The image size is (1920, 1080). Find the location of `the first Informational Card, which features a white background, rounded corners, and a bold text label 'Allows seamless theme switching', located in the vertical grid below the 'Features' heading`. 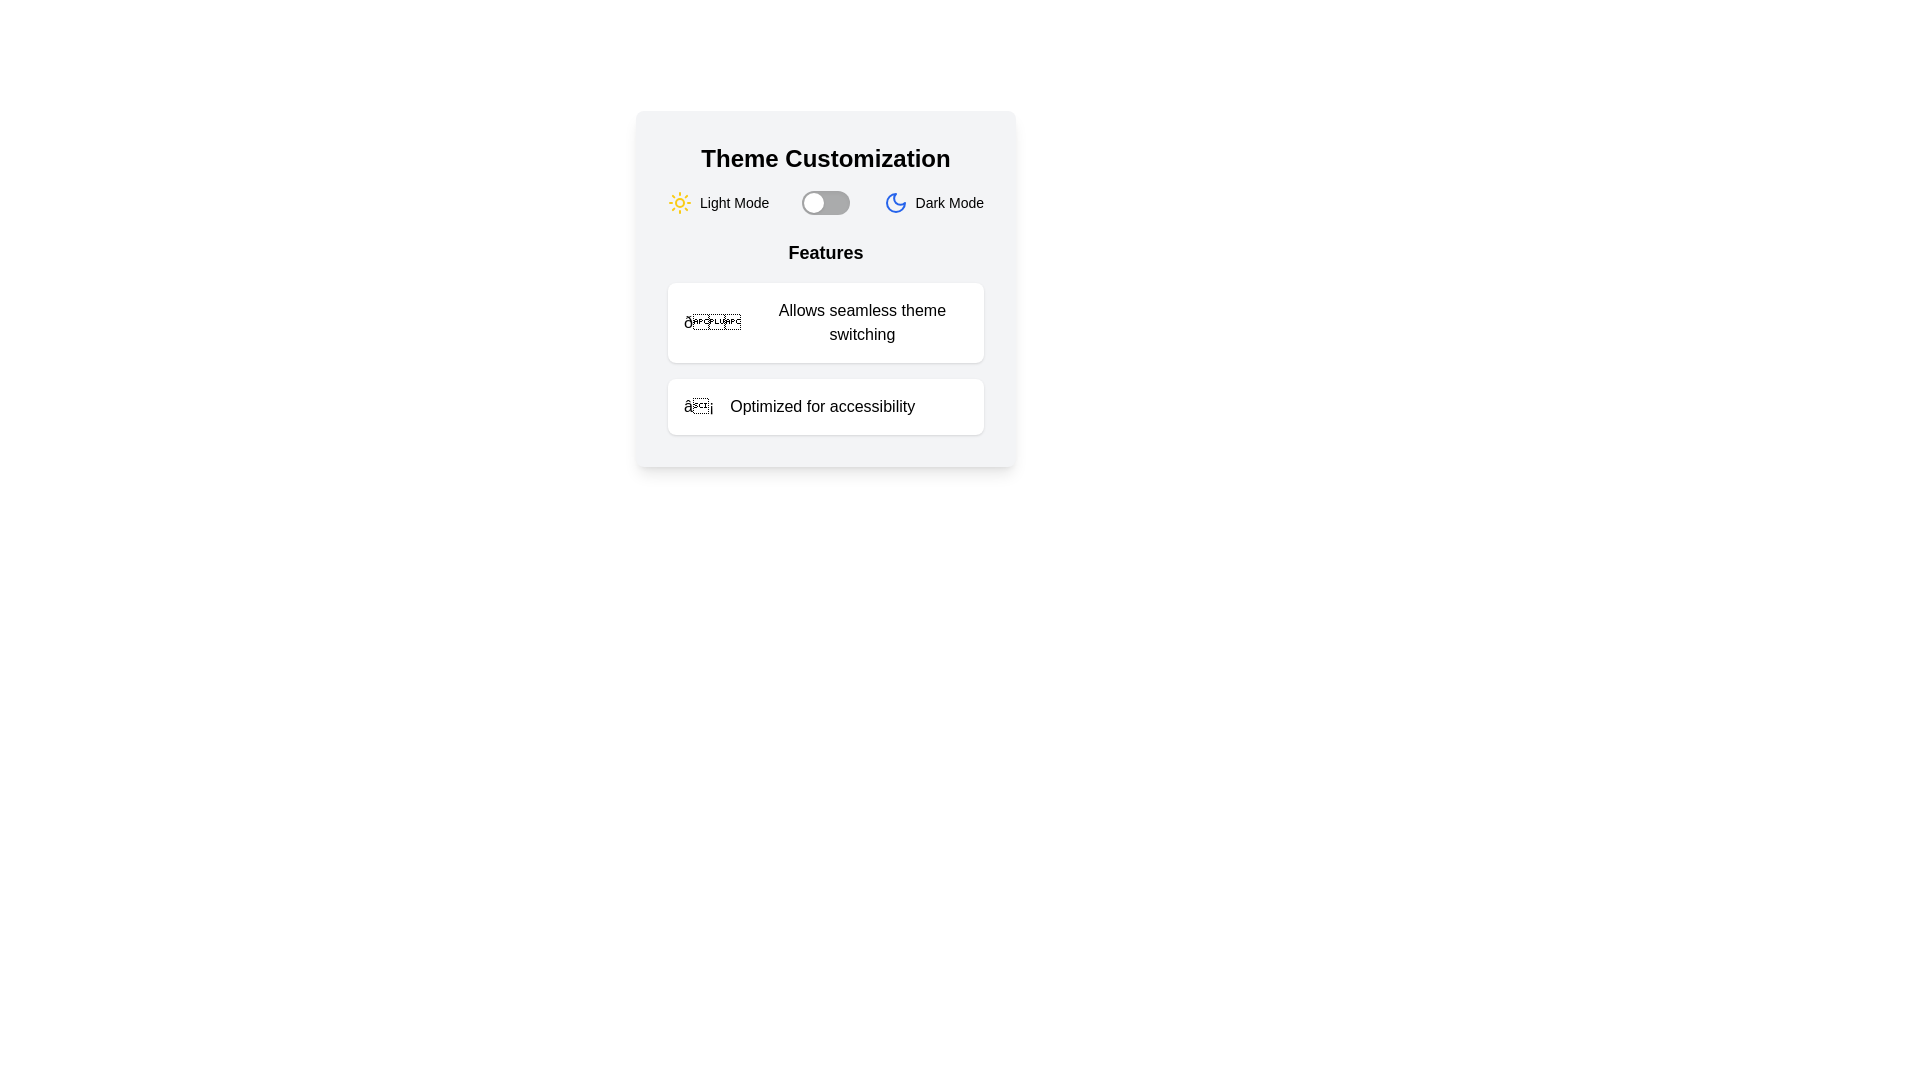

the first Informational Card, which features a white background, rounded corners, and a bold text label 'Allows seamless theme switching', located in the vertical grid below the 'Features' heading is located at coordinates (825, 322).